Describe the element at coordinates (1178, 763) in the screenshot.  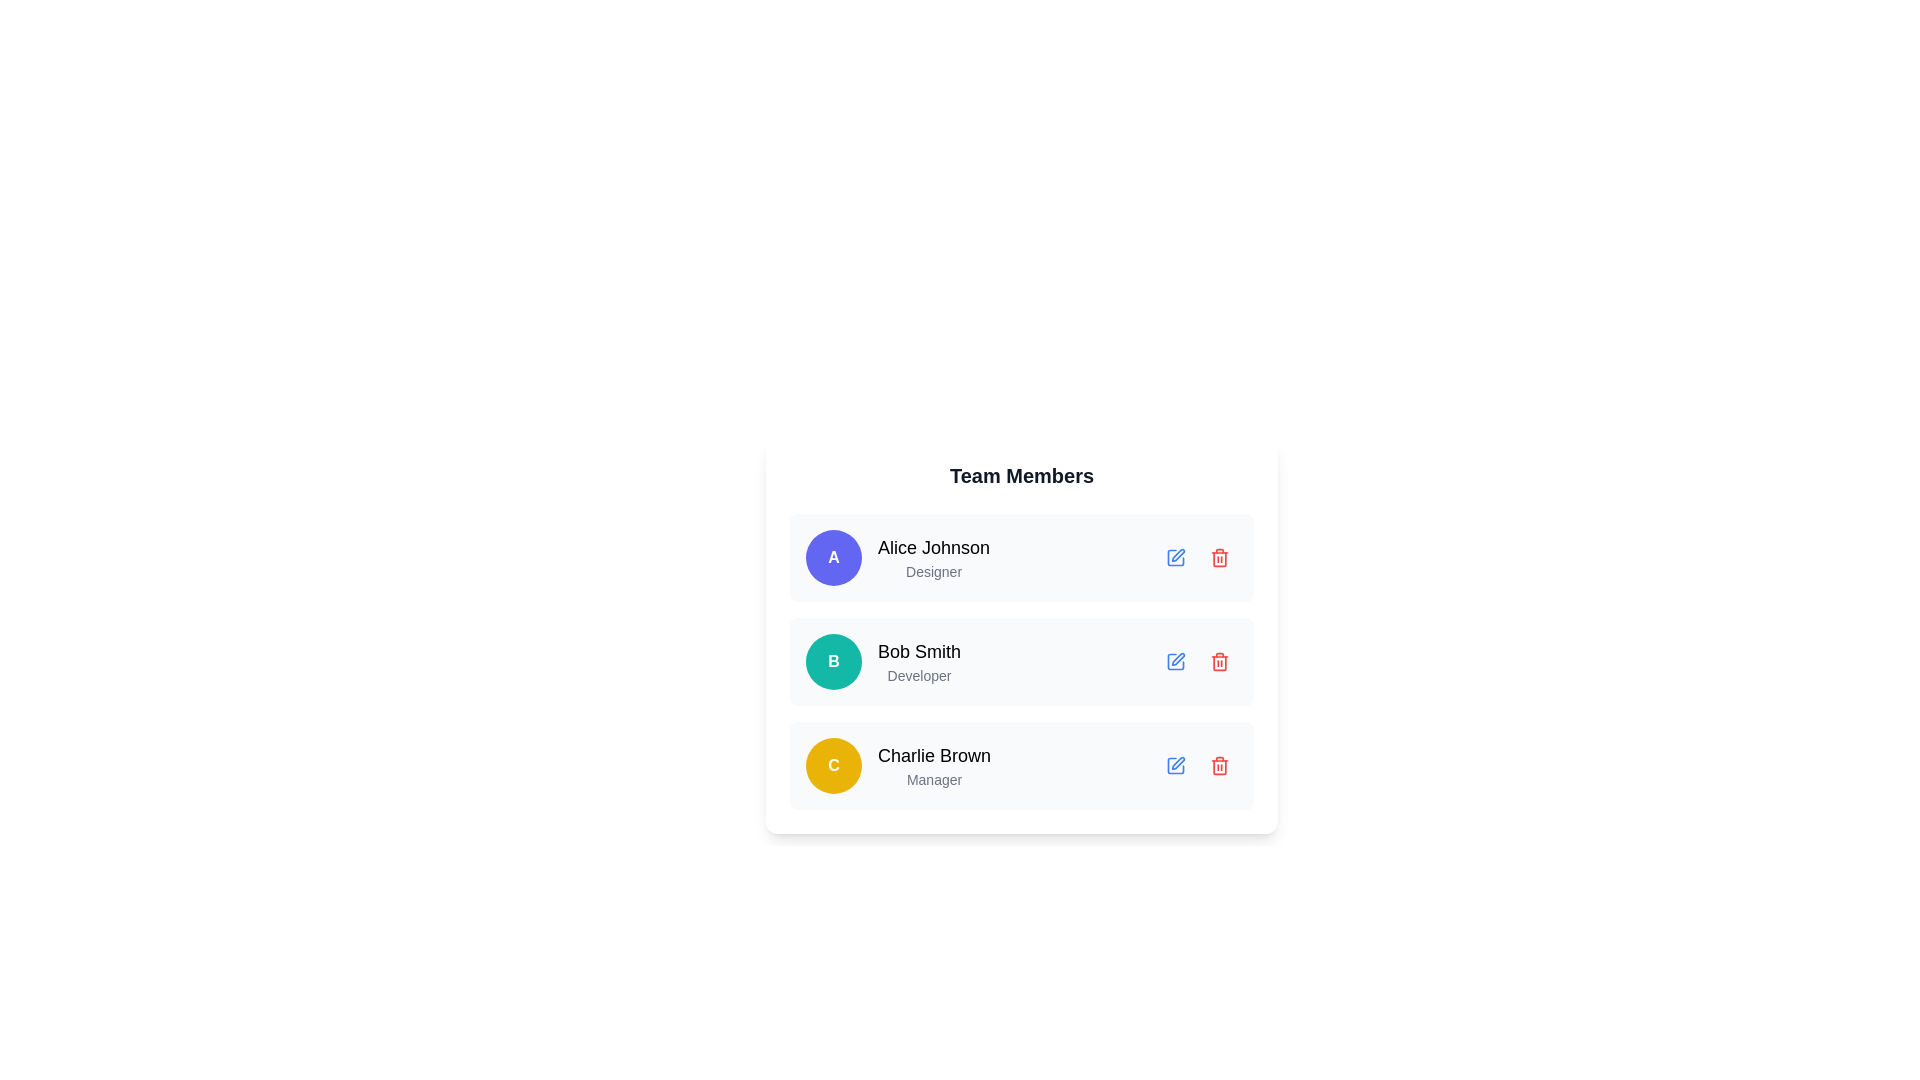
I see `the edit icon, which is a pen icon located to the right of the text 'Charlie Brown', to initiate editing` at that location.